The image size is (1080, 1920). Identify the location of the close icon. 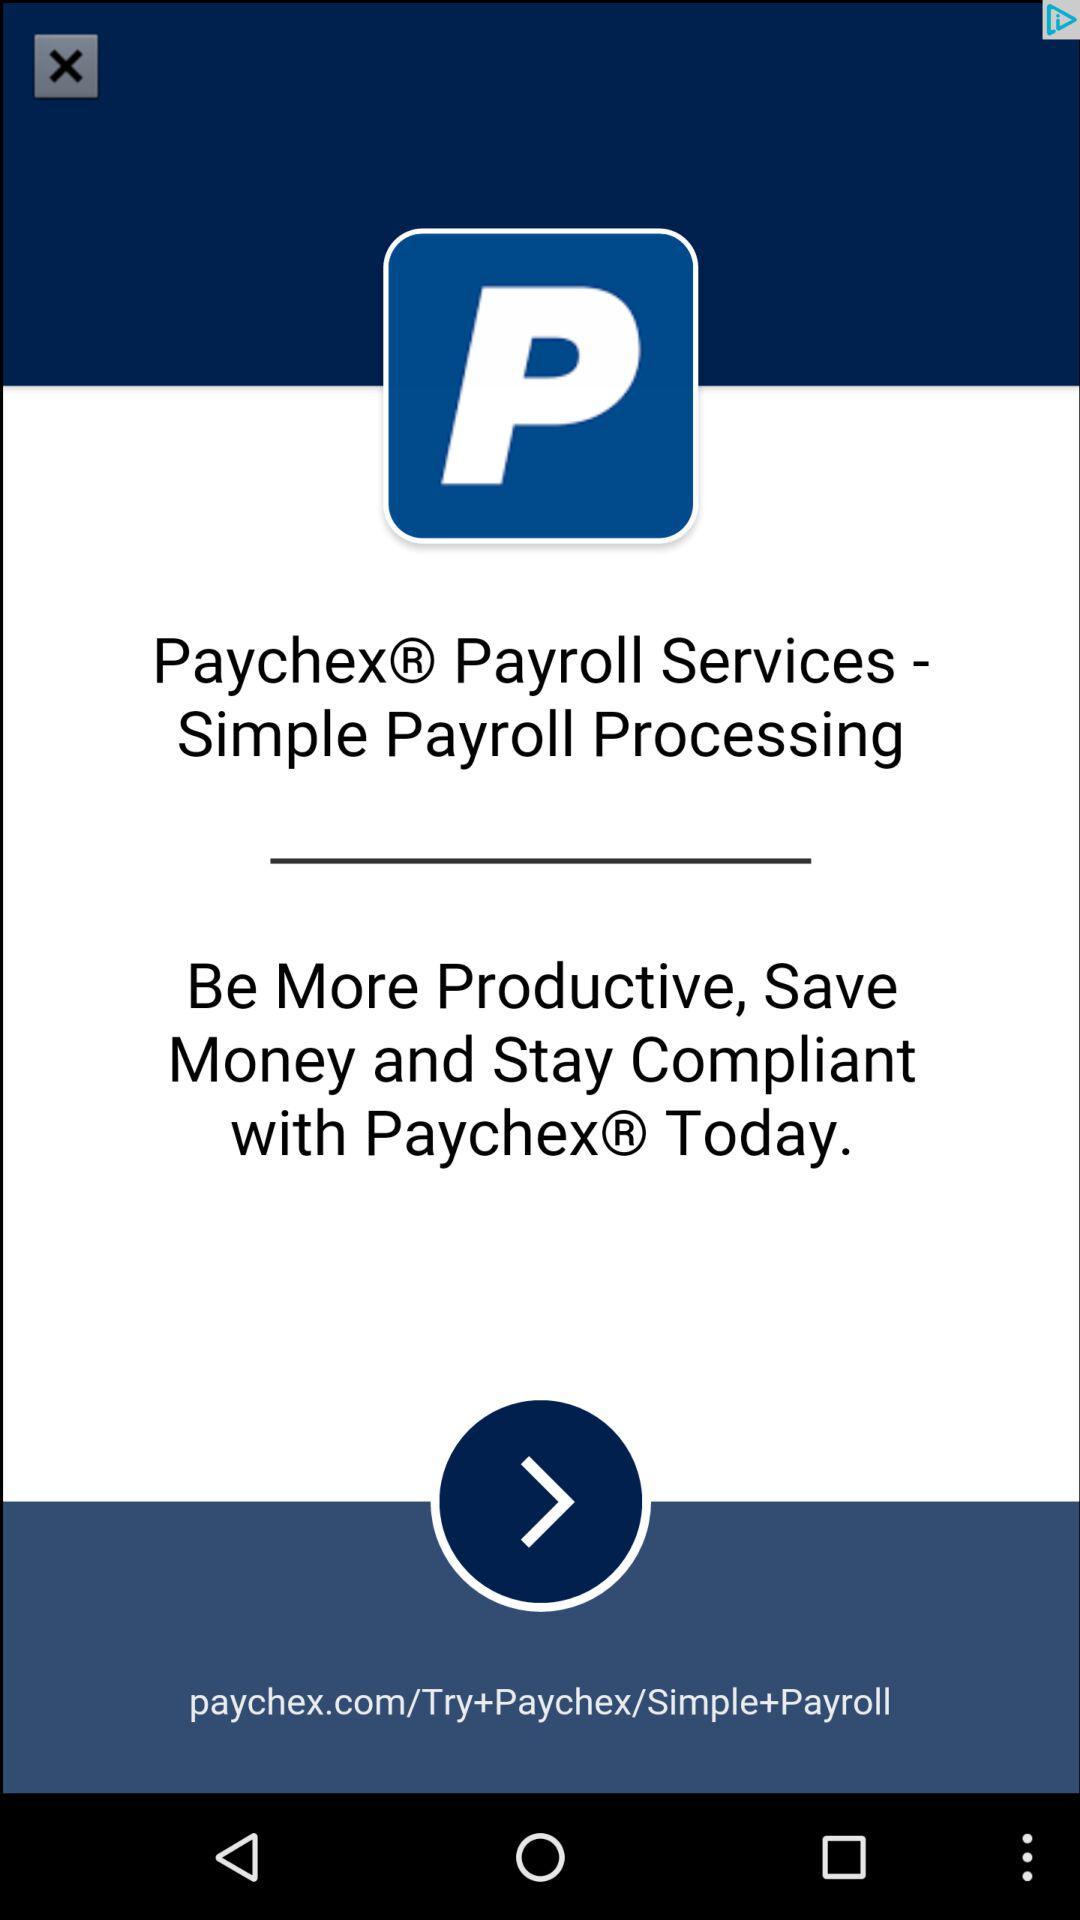
(64, 70).